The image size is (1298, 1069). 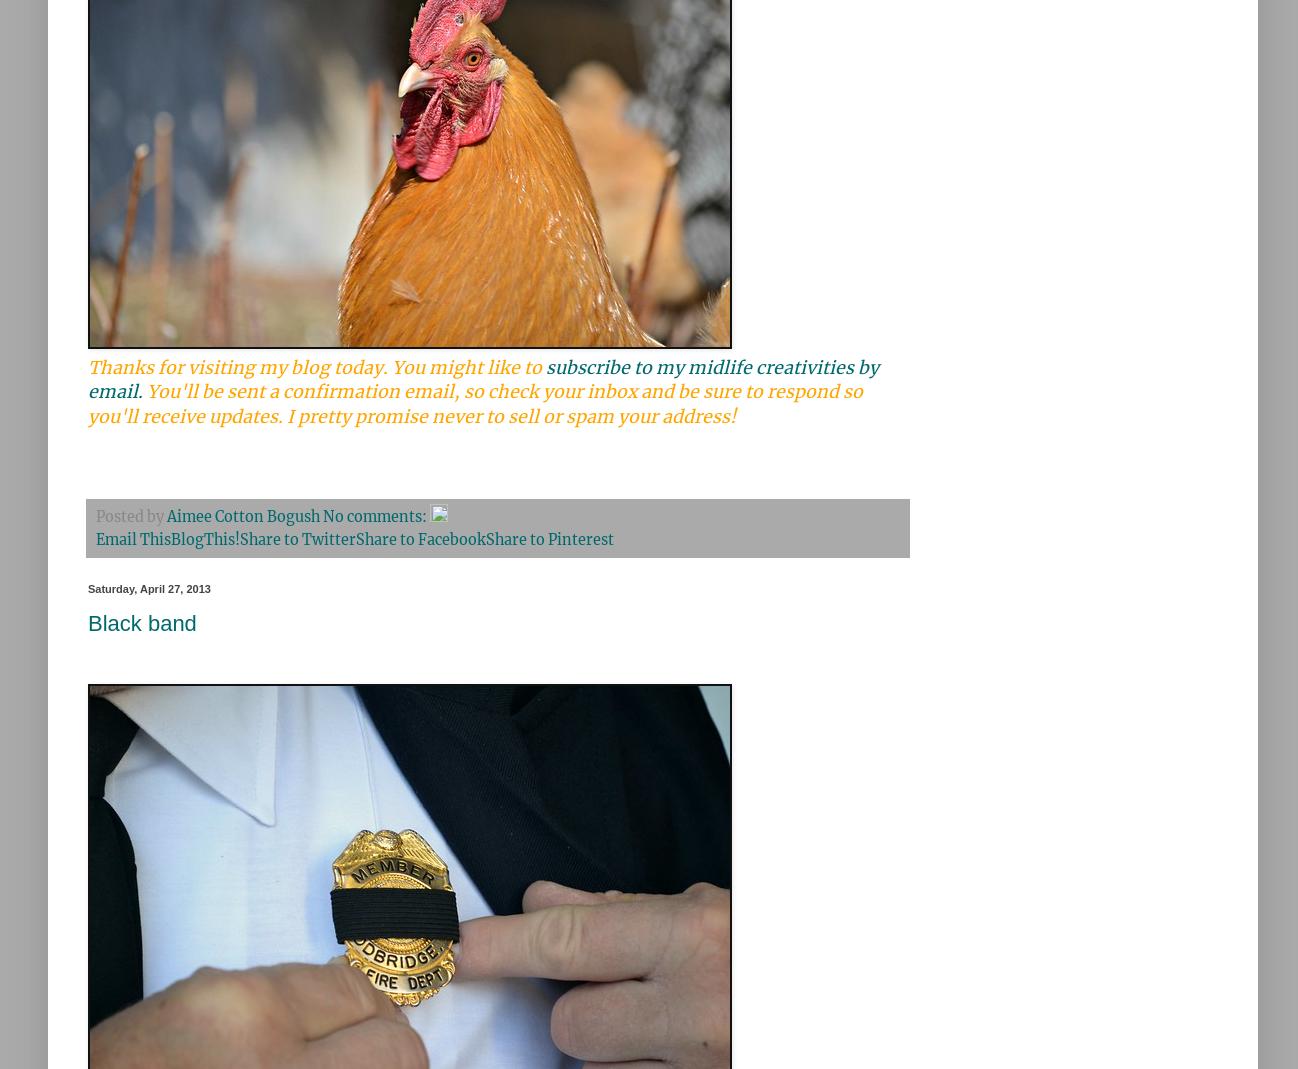 What do you see at coordinates (141, 623) in the screenshot?
I see `'Black band'` at bounding box center [141, 623].